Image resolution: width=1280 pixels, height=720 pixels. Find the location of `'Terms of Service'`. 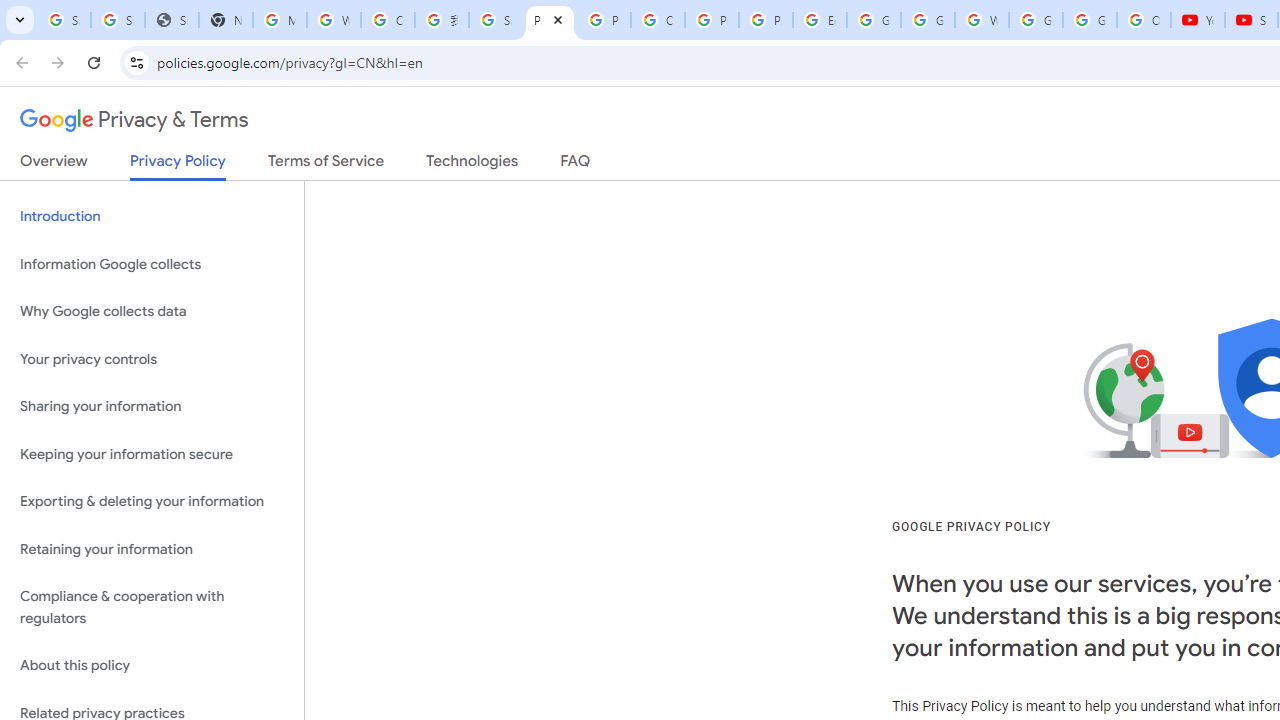

'Terms of Service' is located at coordinates (326, 164).